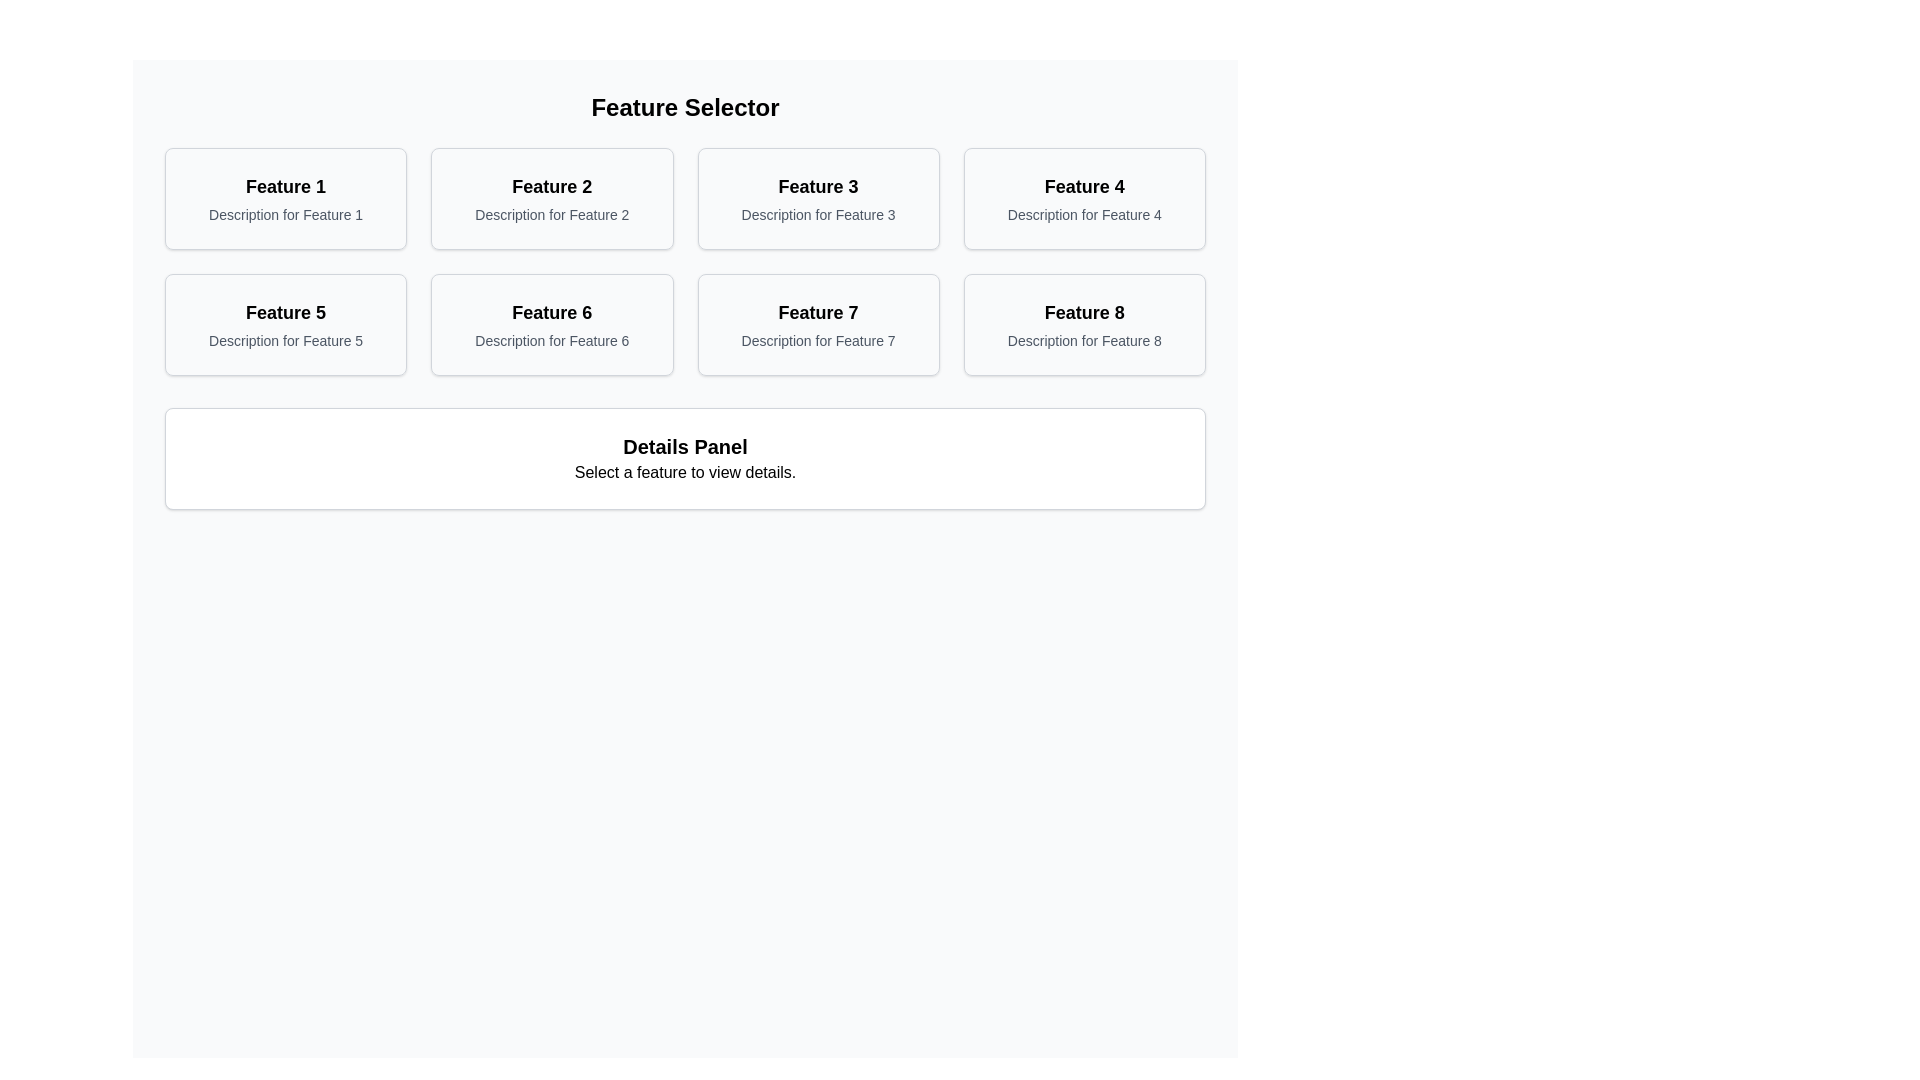  I want to click on text from the Feature Card located in the second position of the first row, which provides a summary of the feature, so click(552, 199).